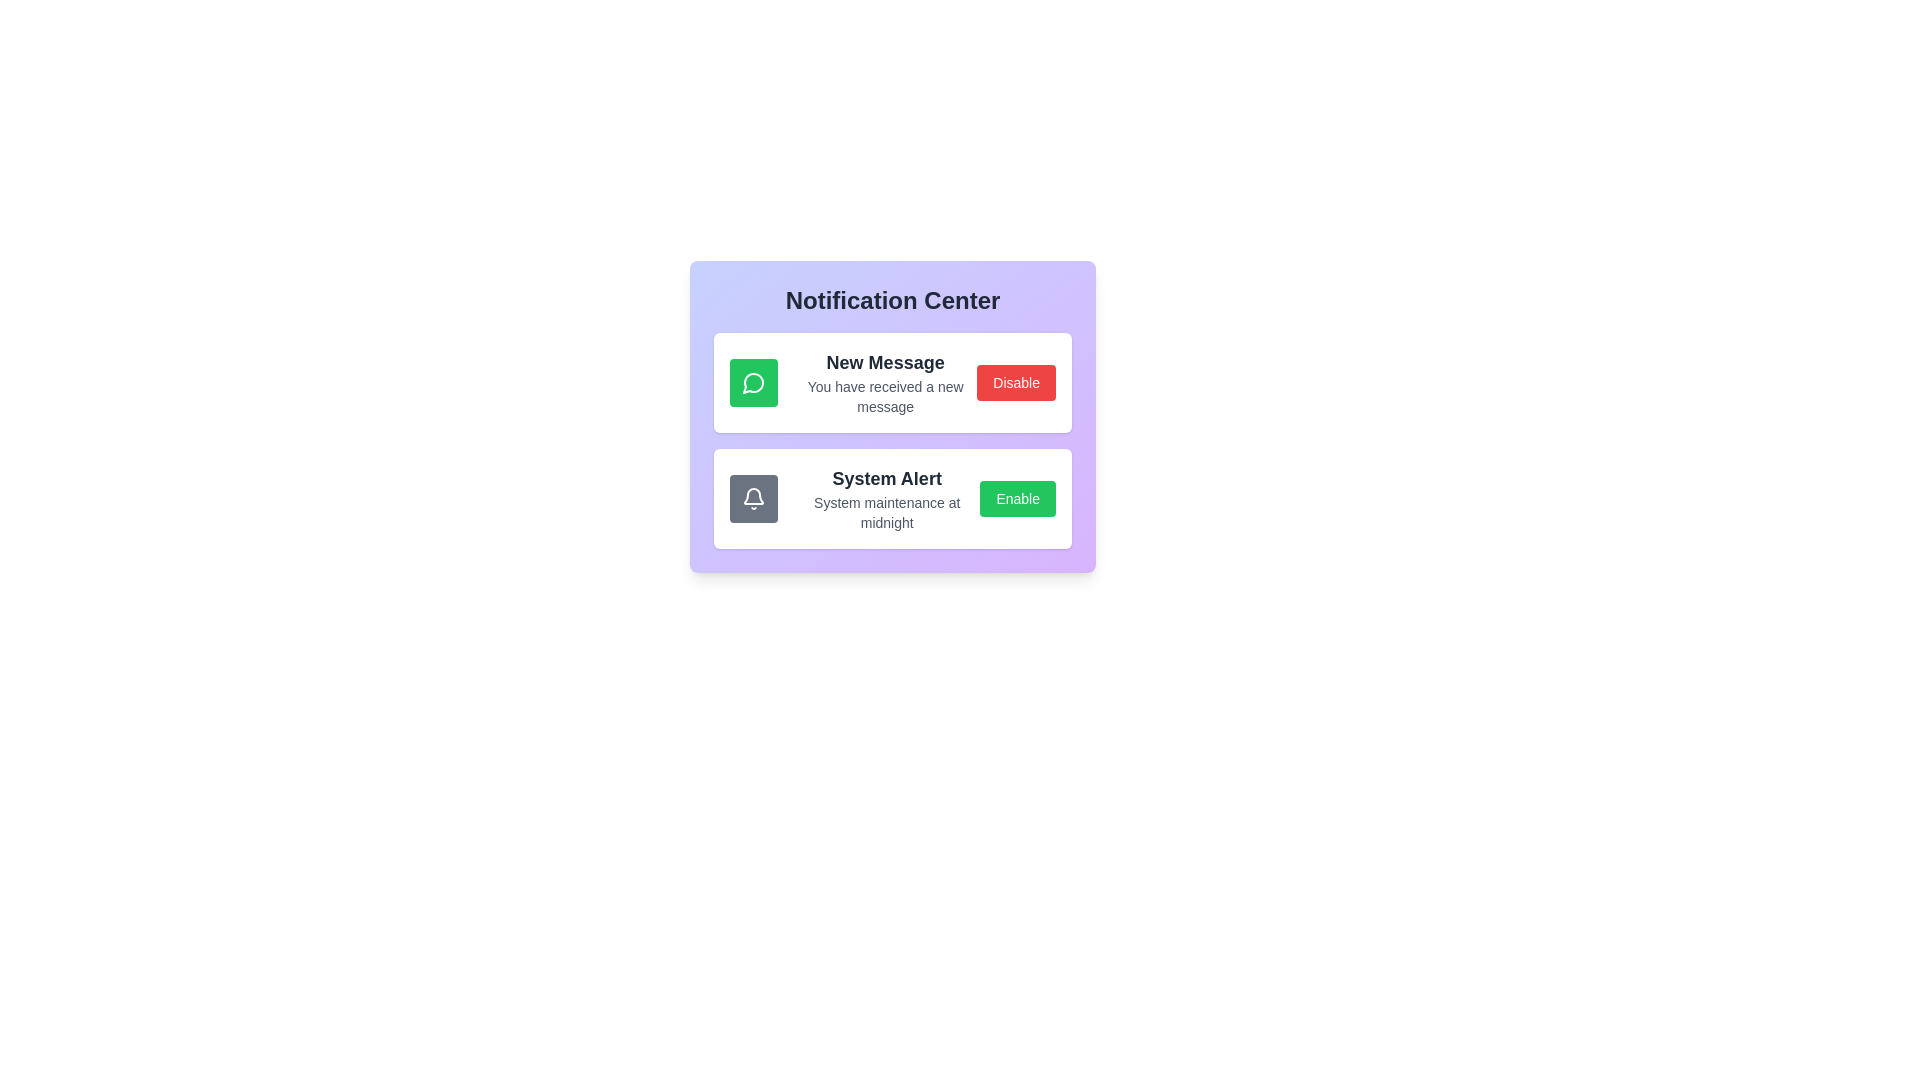 The image size is (1920, 1080). I want to click on the Notification Center heading to interact with it, so click(891, 300).